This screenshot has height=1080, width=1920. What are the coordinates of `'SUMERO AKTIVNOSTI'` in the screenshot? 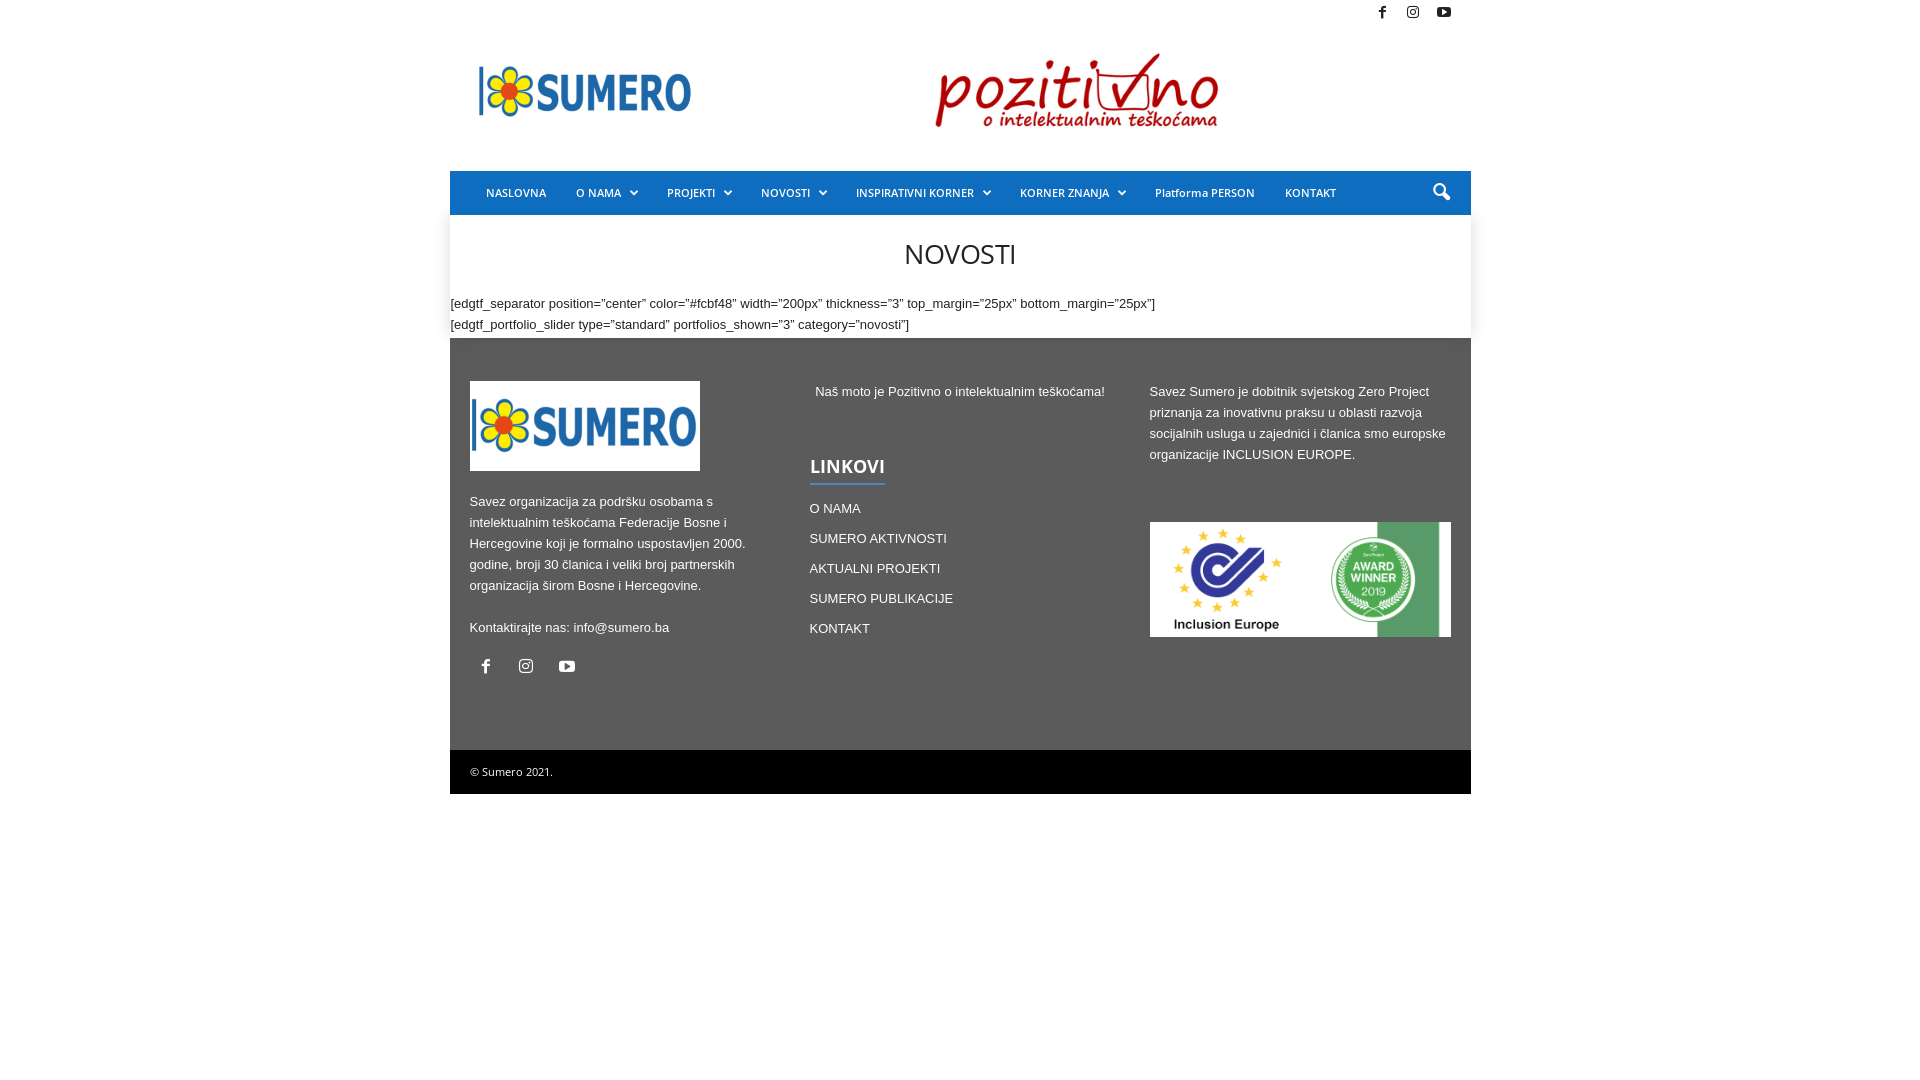 It's located at (810, 537).